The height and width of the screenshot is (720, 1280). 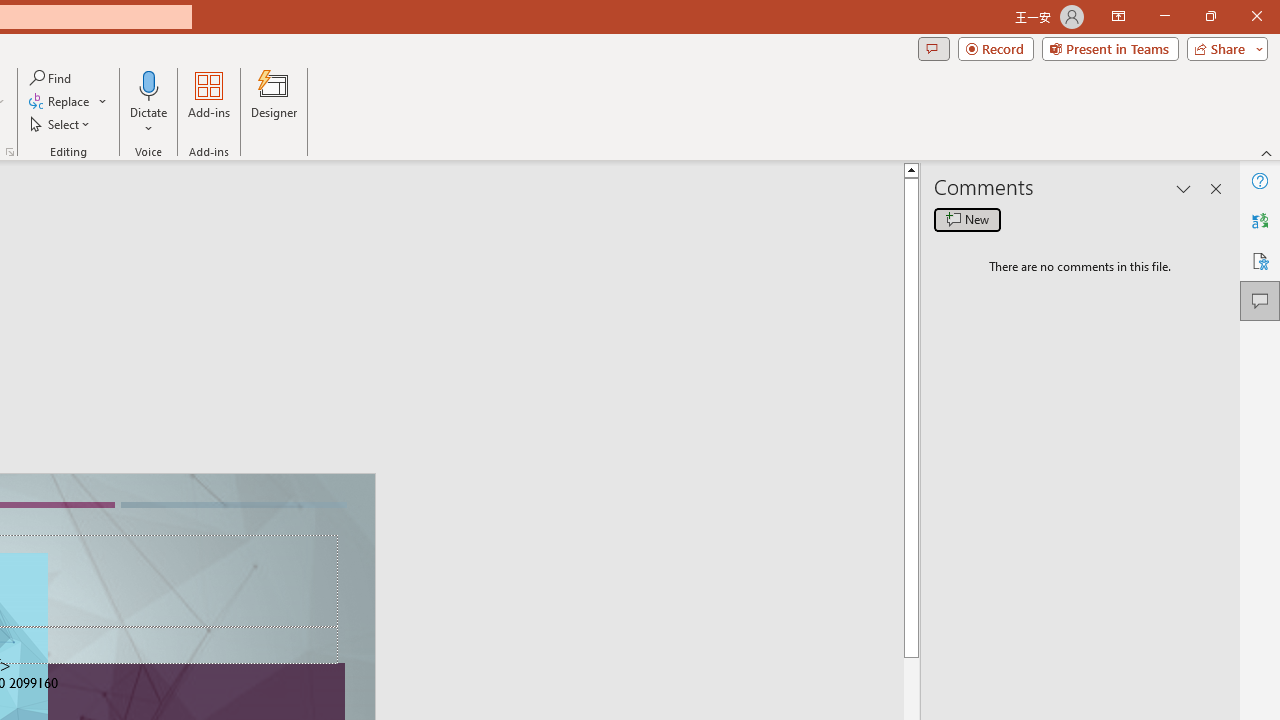 What do you see at coordinates (967, 219) in the screenshot?
I see `'New comment'` at bounding box center [967, 219].